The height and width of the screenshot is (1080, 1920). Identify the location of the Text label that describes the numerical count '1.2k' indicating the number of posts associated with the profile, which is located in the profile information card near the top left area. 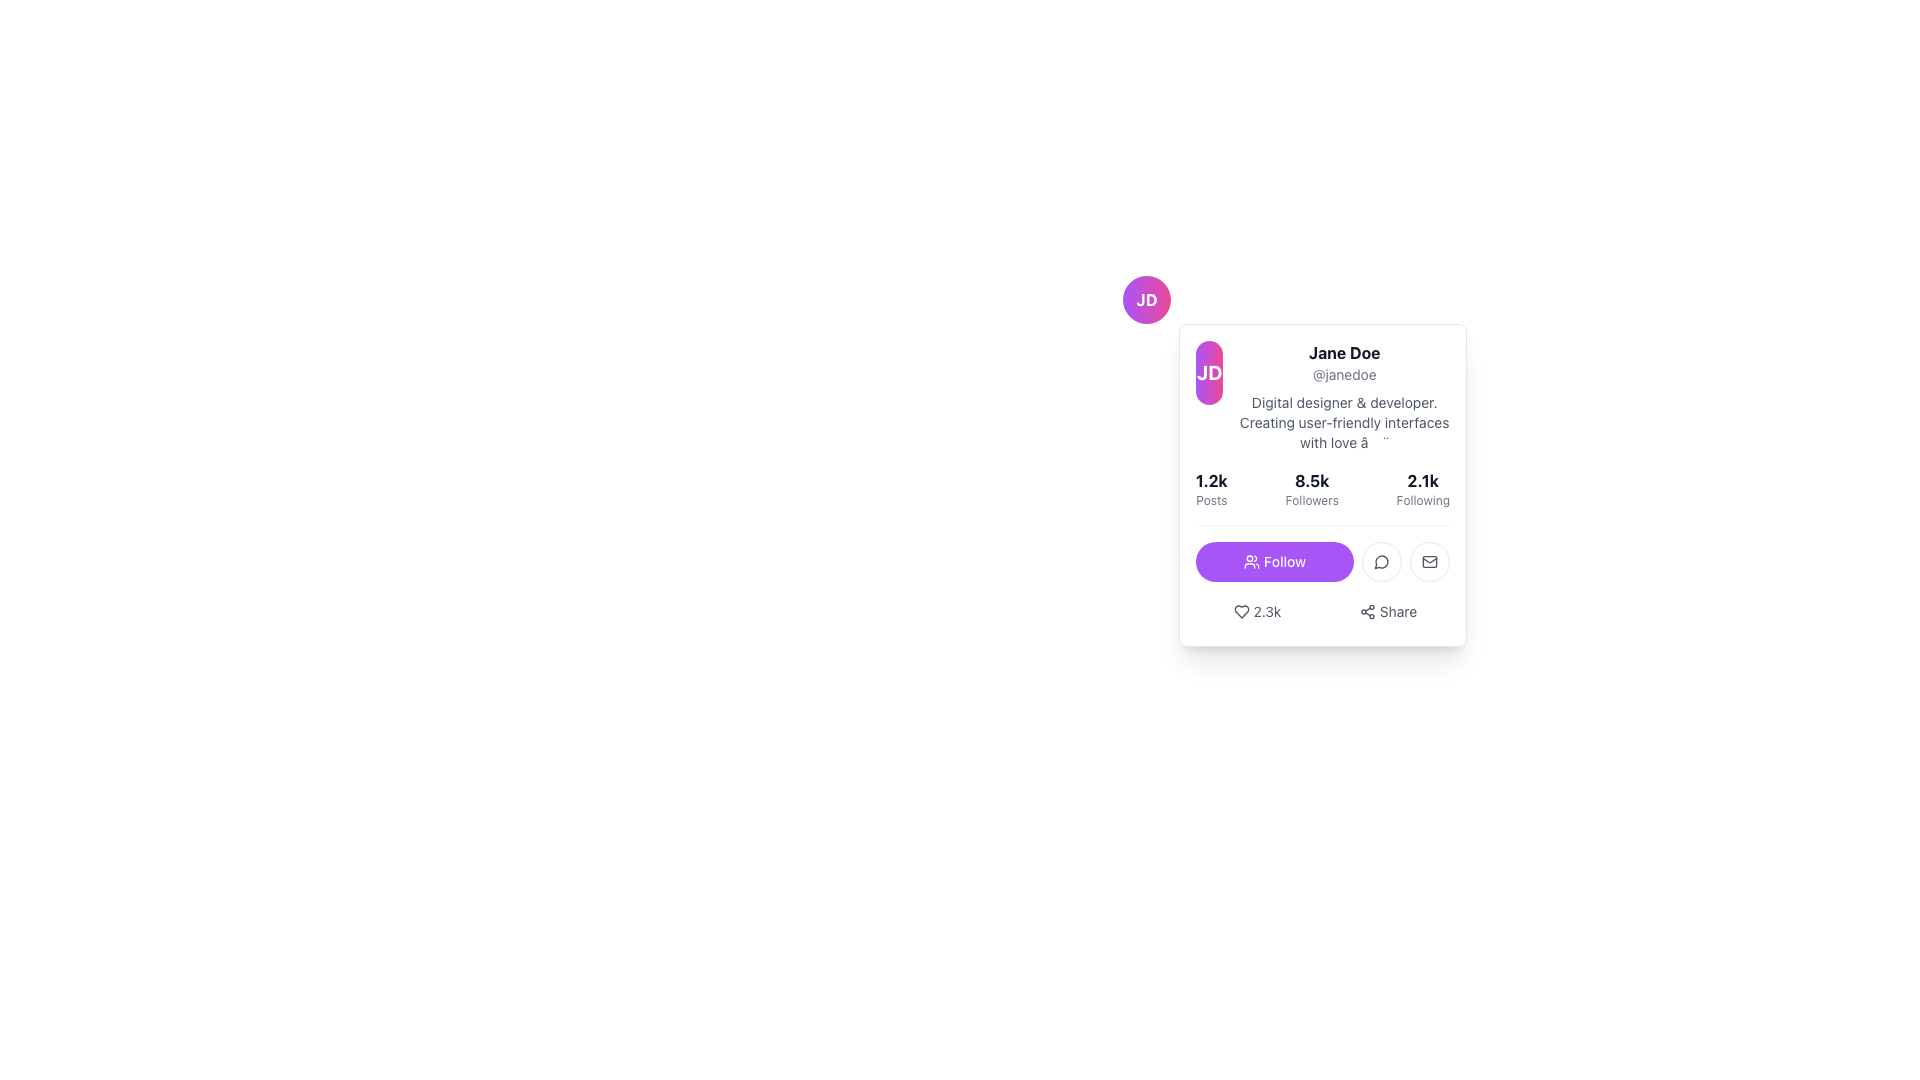
(1210, 500).